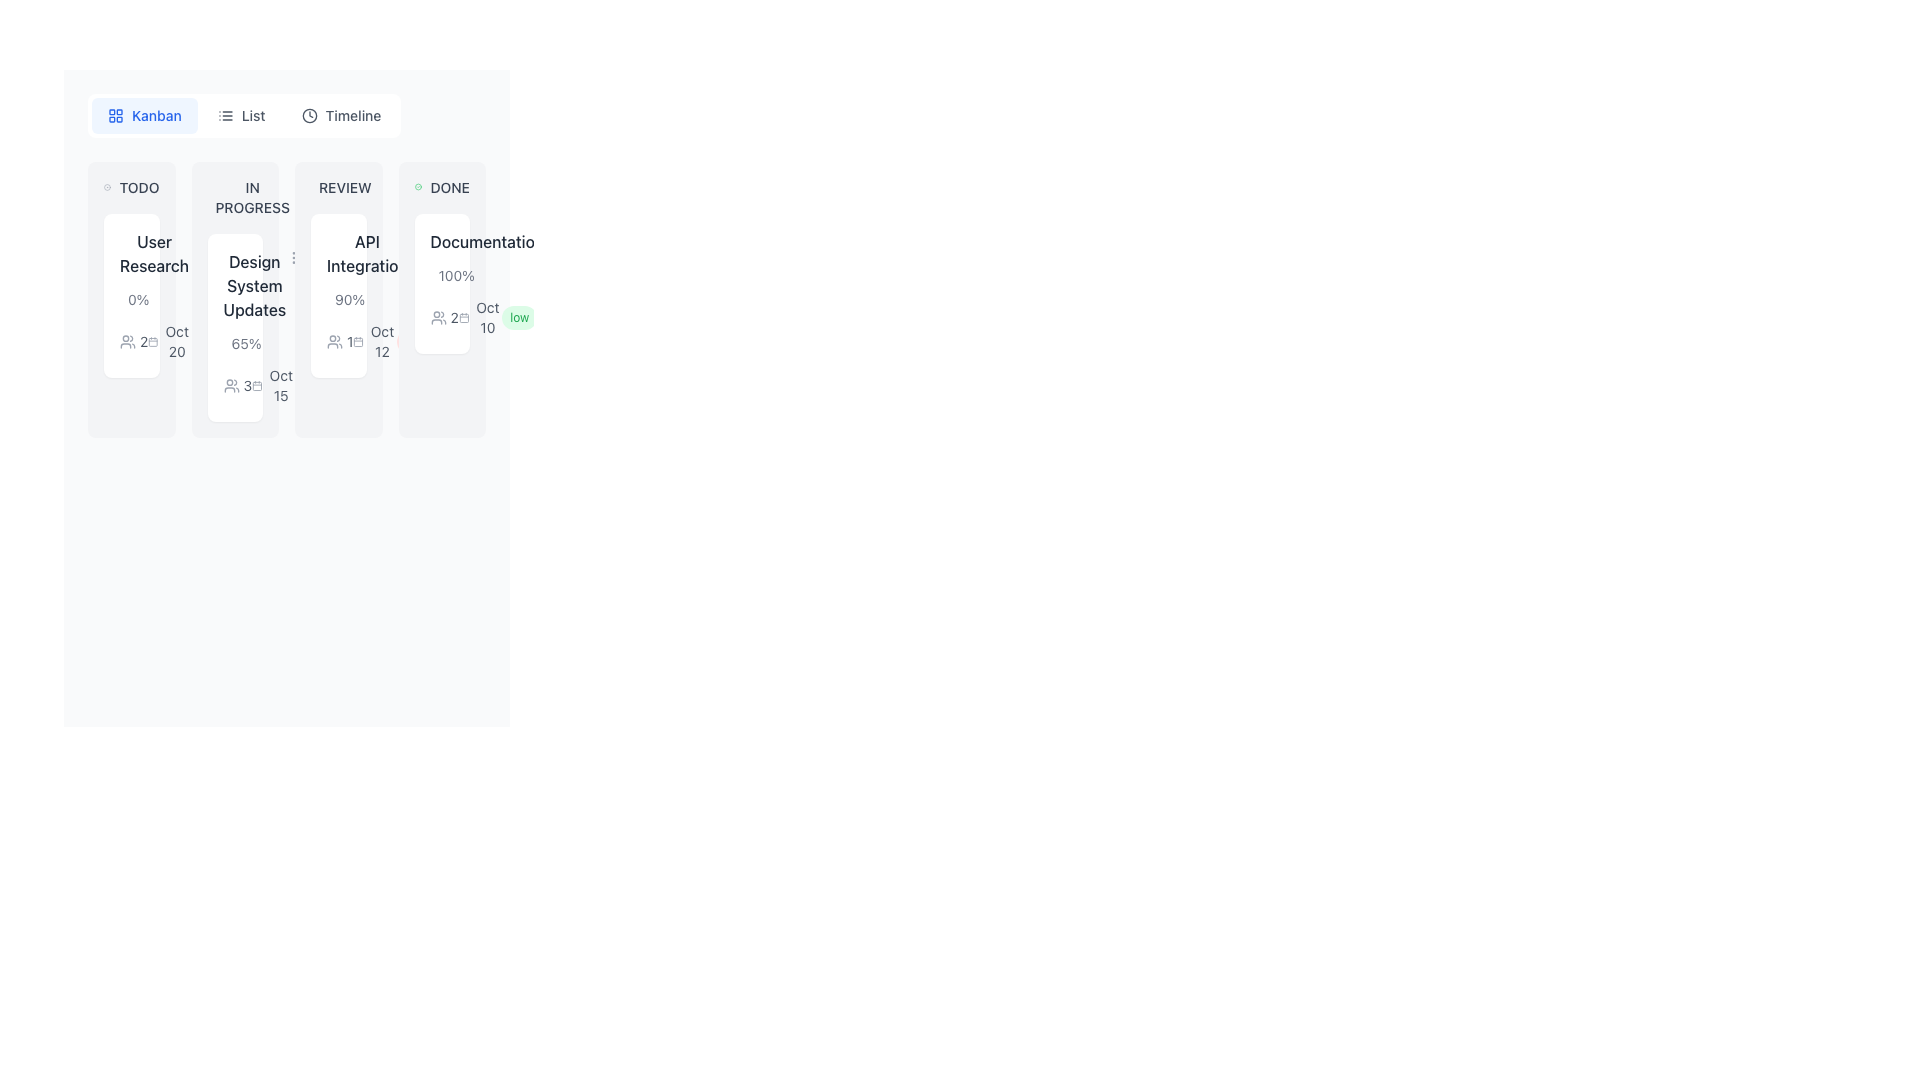  I want to click on the text label 'Design System Updates' which is located at the top-center of the 'IN PROGRESS' column in the task board interface, so click(253, 285).